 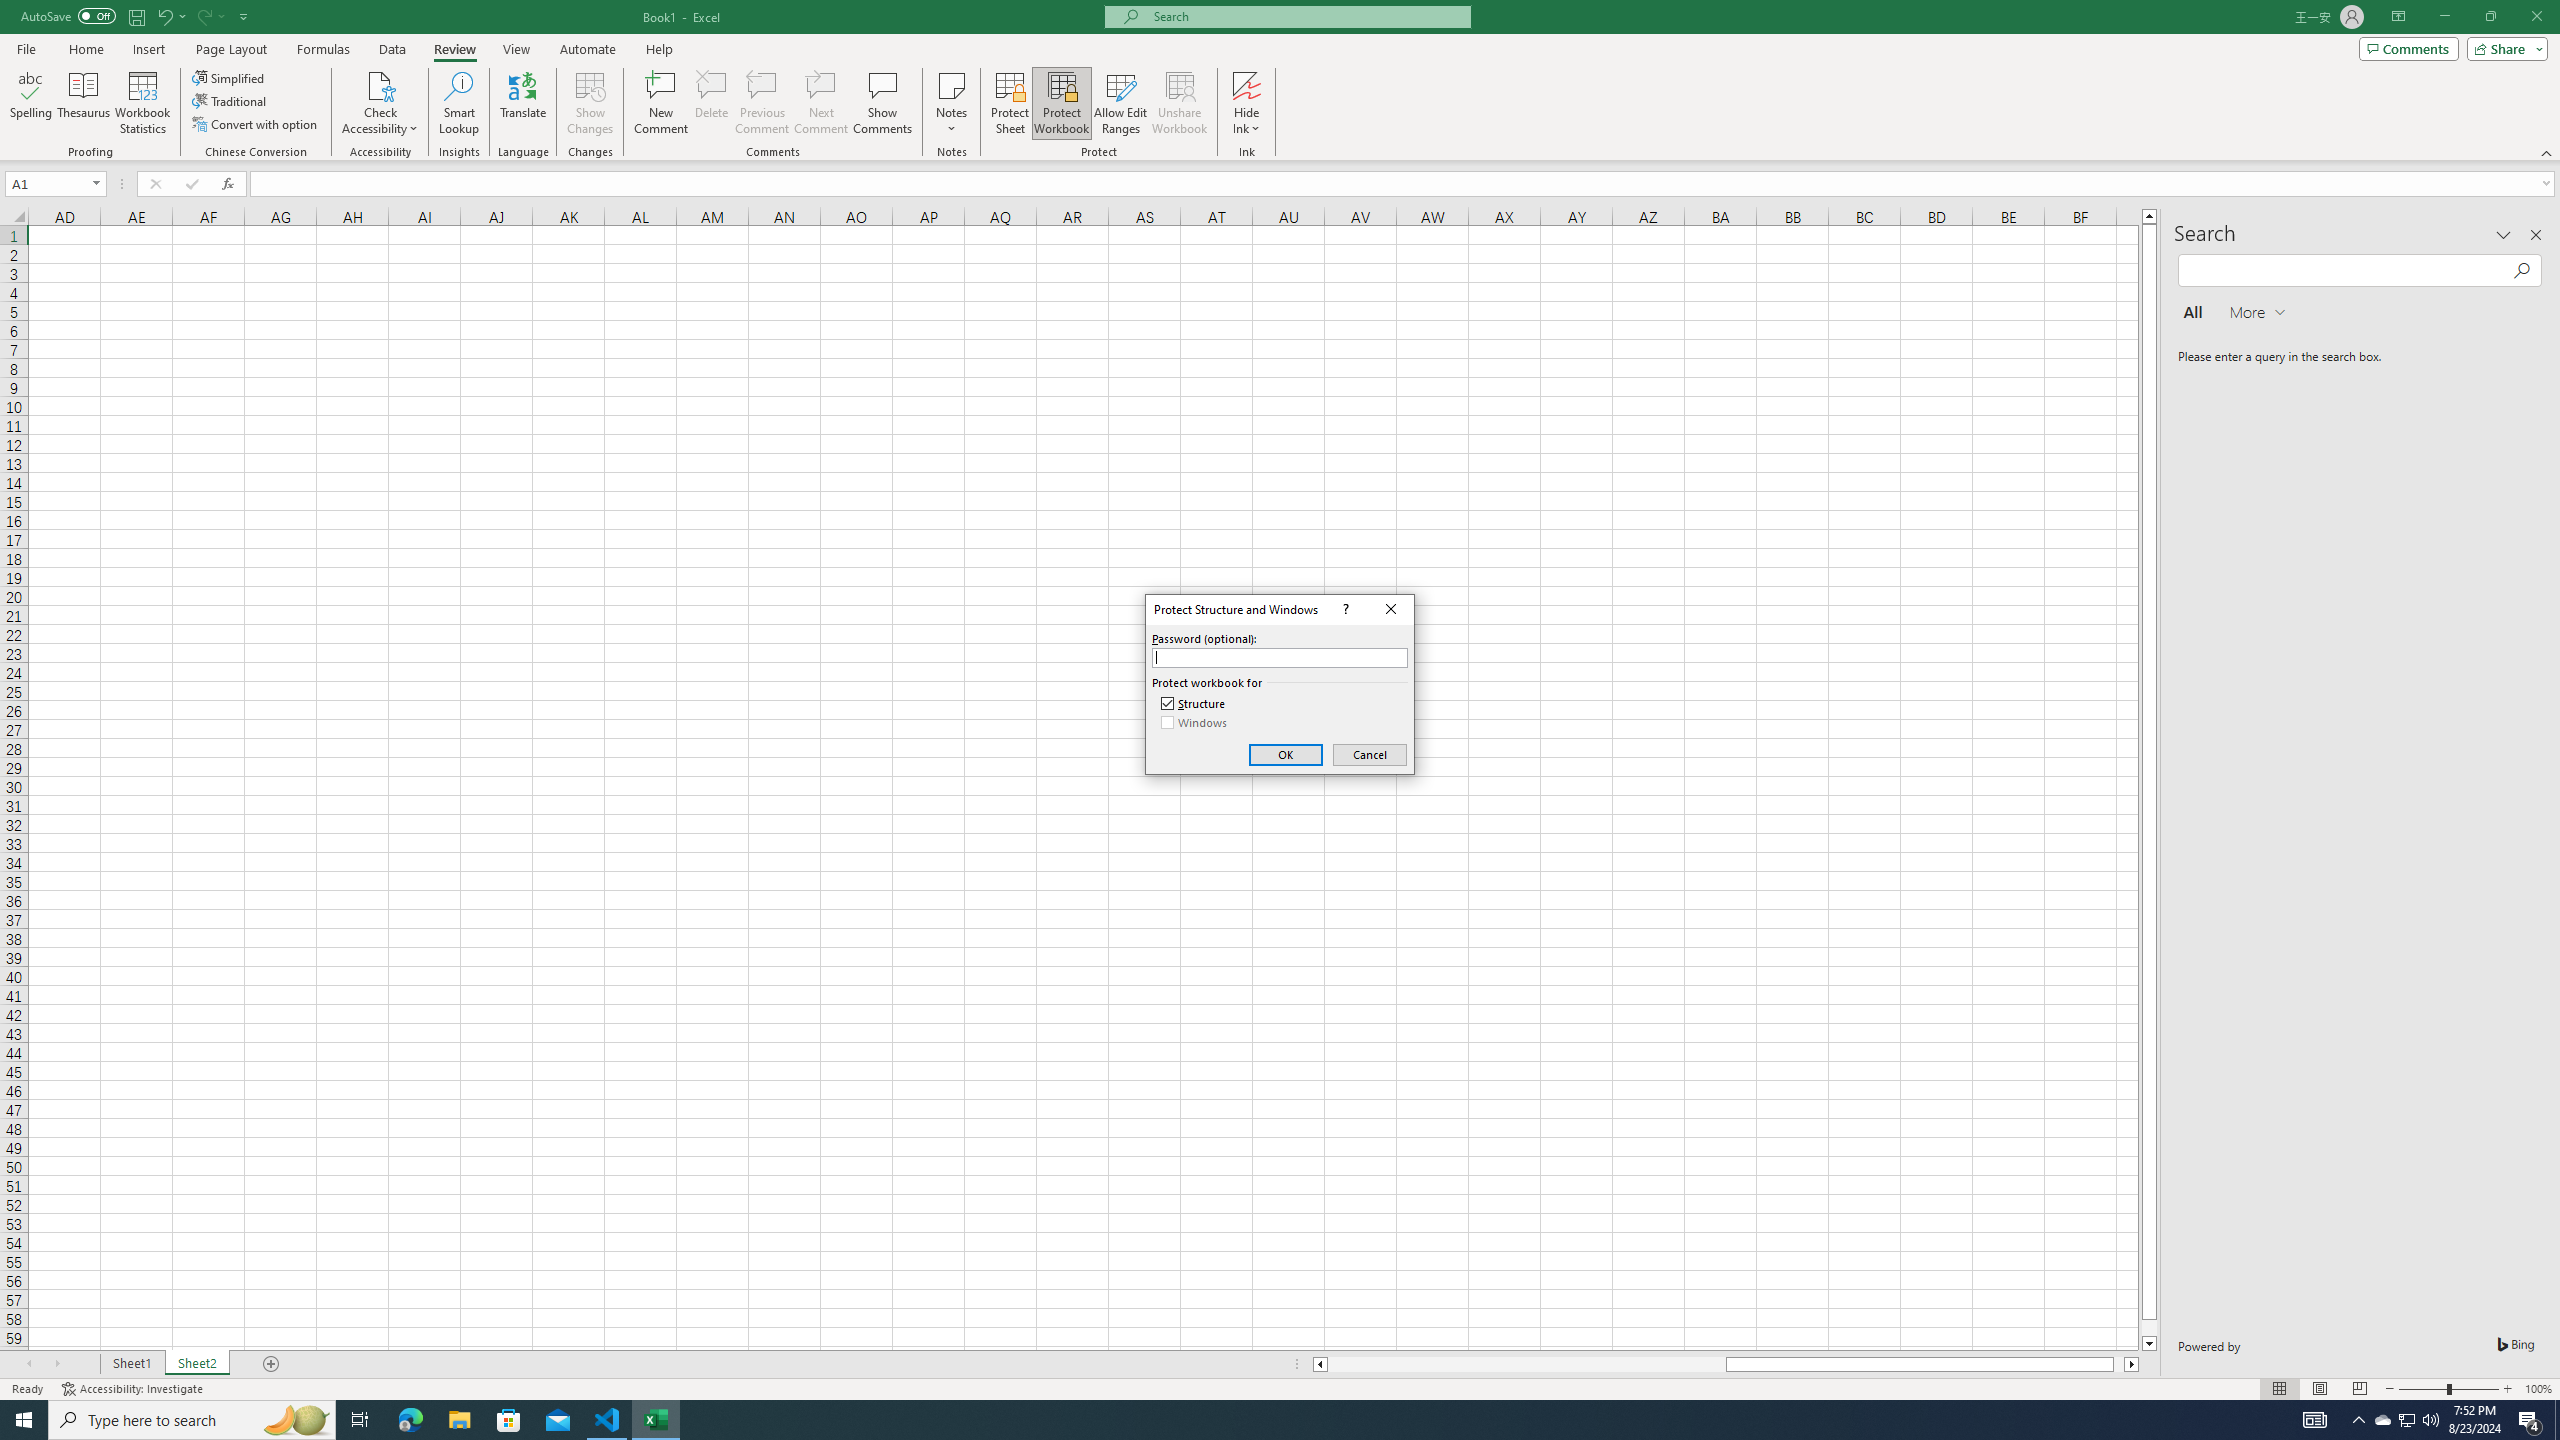 What do you see at coordinates (256, 122) in the screenshot?
I see `'Convert with option'` at bounding box center [256, 122].